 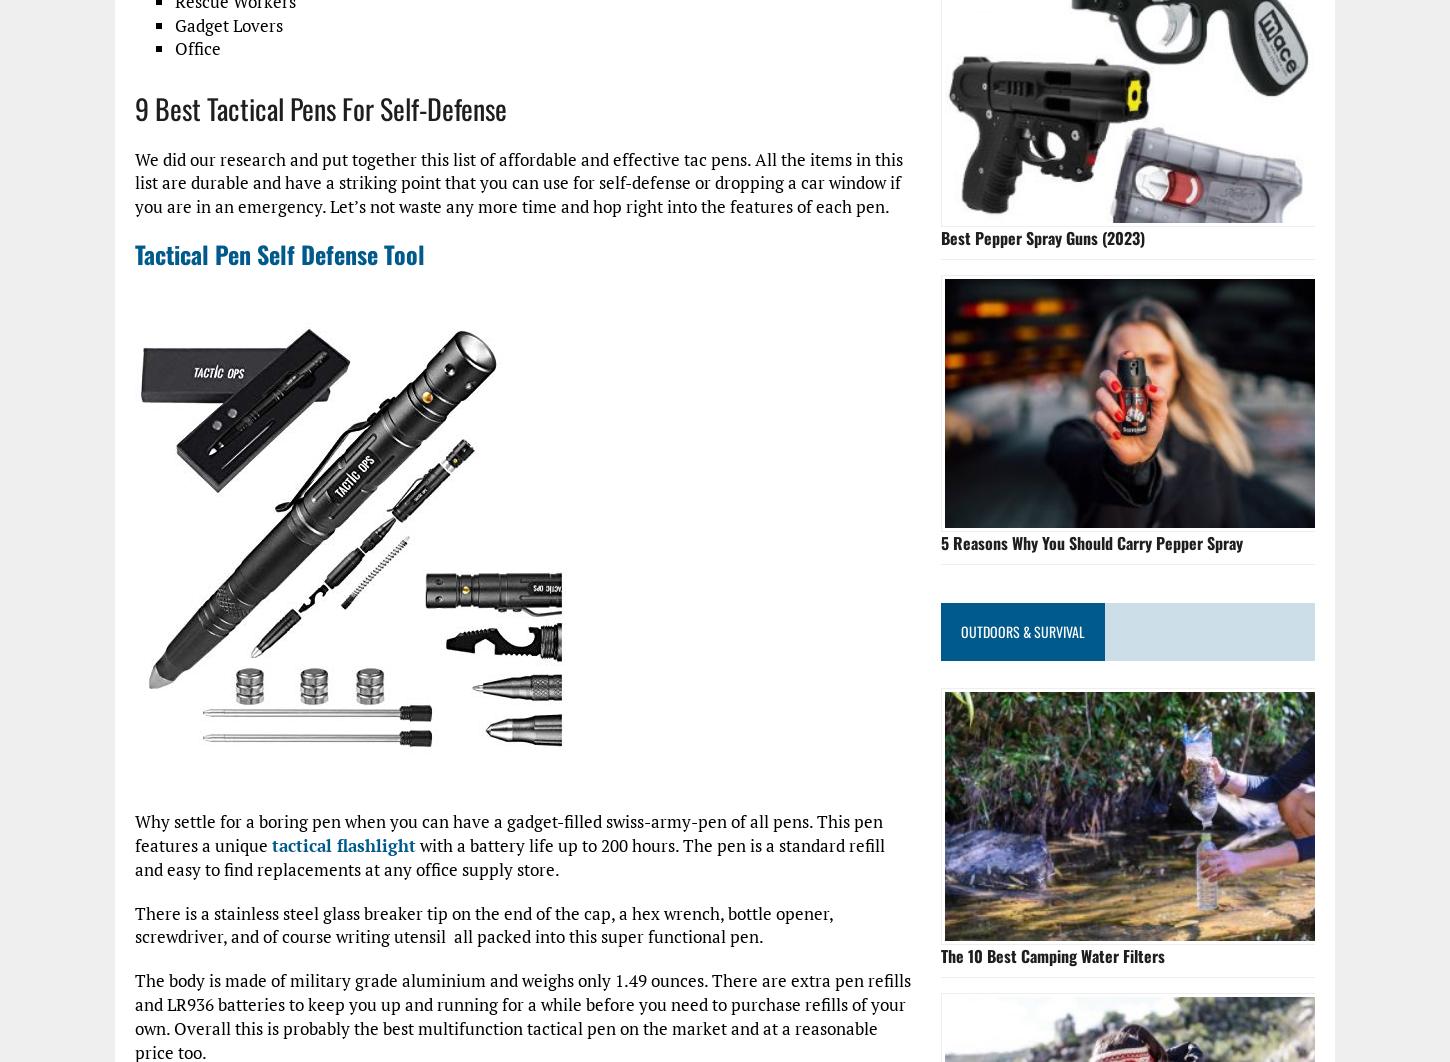 I want to click on '9 Best Tactical Pens For Self-Defense', so click(x=321, y=108).